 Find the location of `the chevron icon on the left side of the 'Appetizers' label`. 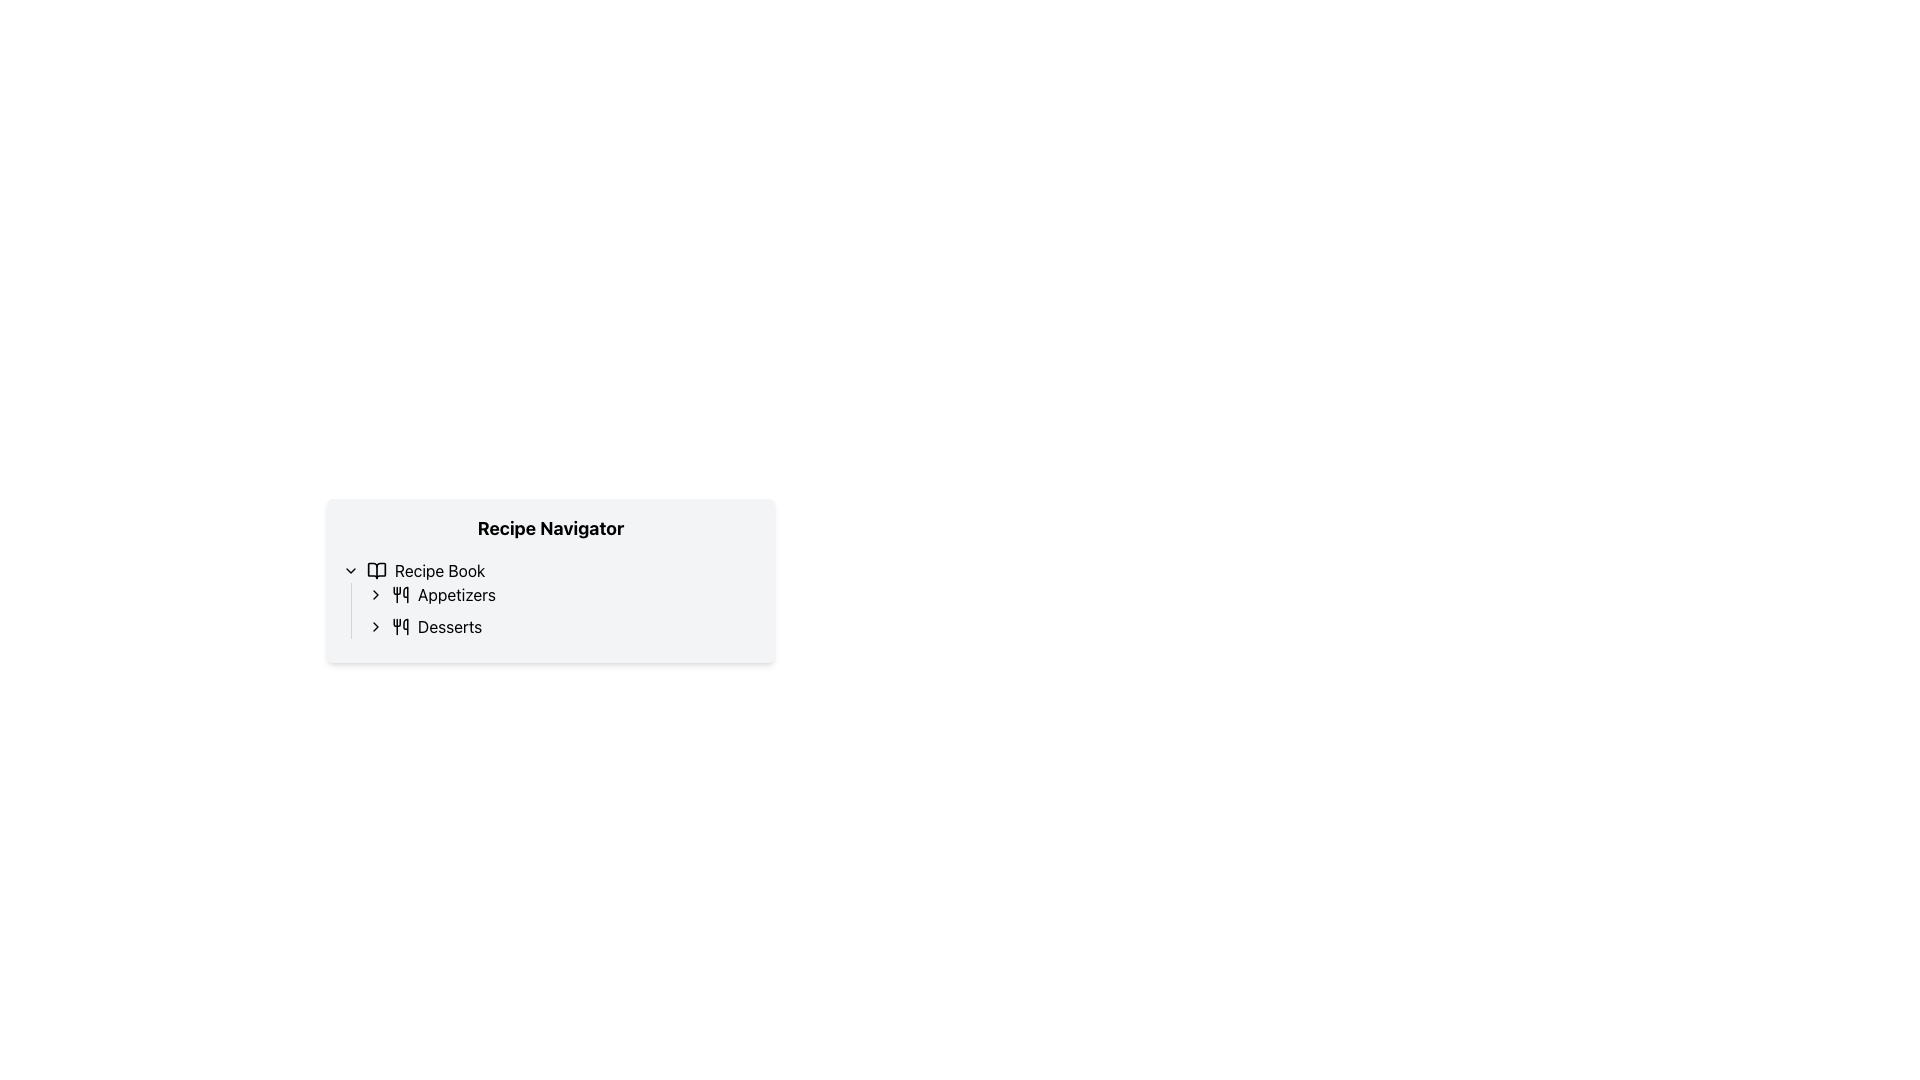

the chevron icon on the left side of the 'Appetizers' label is located at coordinates (375, 593).